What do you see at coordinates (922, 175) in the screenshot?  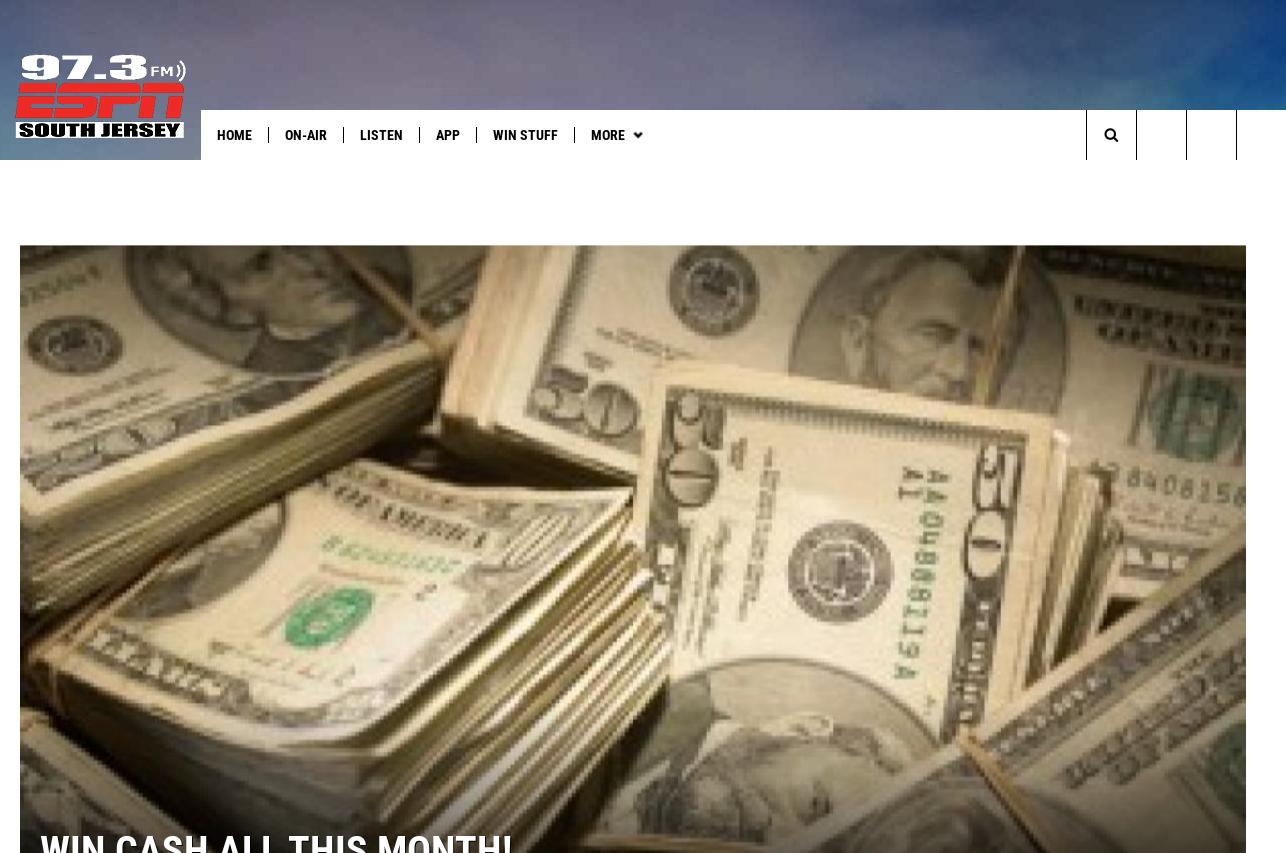 I see `'Things to Do in NJ'` at bounding box center [922, 175].